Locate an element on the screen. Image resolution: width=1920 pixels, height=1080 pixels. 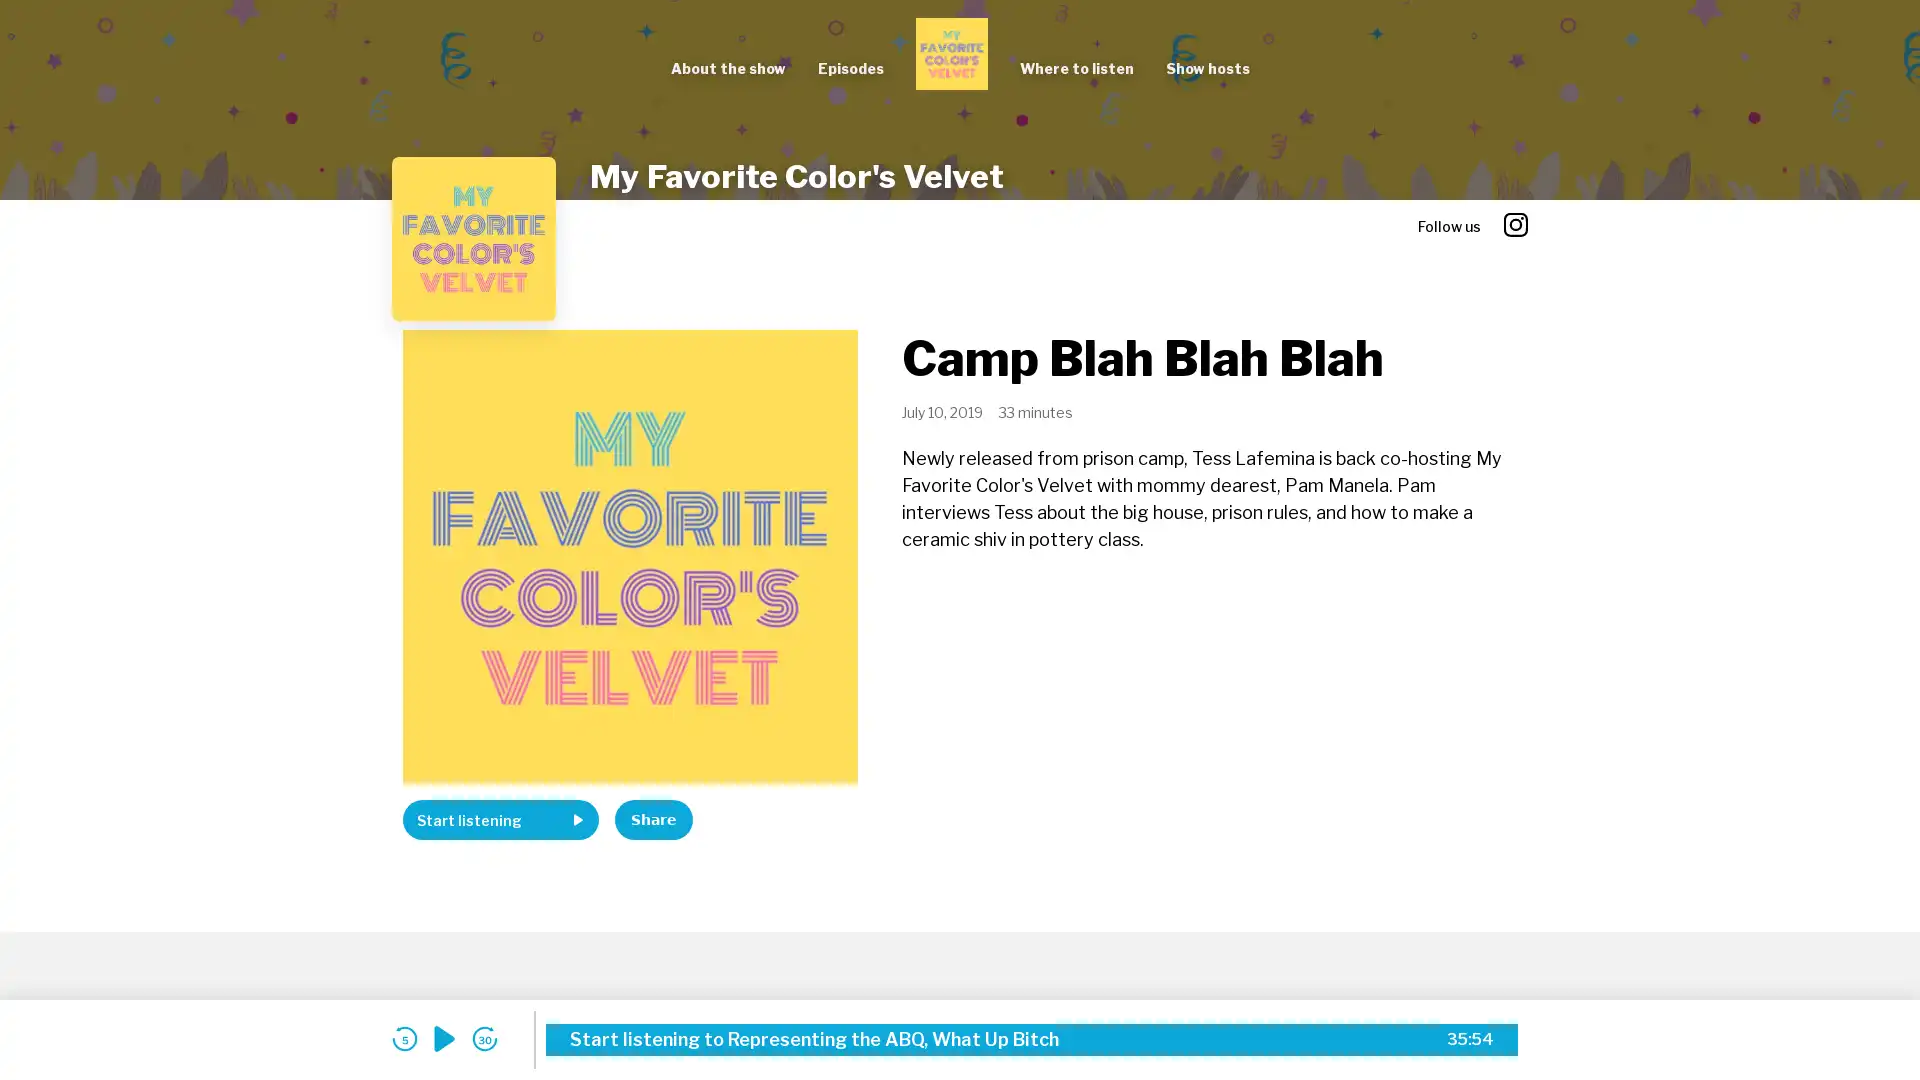
skip back 5 seconds is located at coordinates (403, 1038).